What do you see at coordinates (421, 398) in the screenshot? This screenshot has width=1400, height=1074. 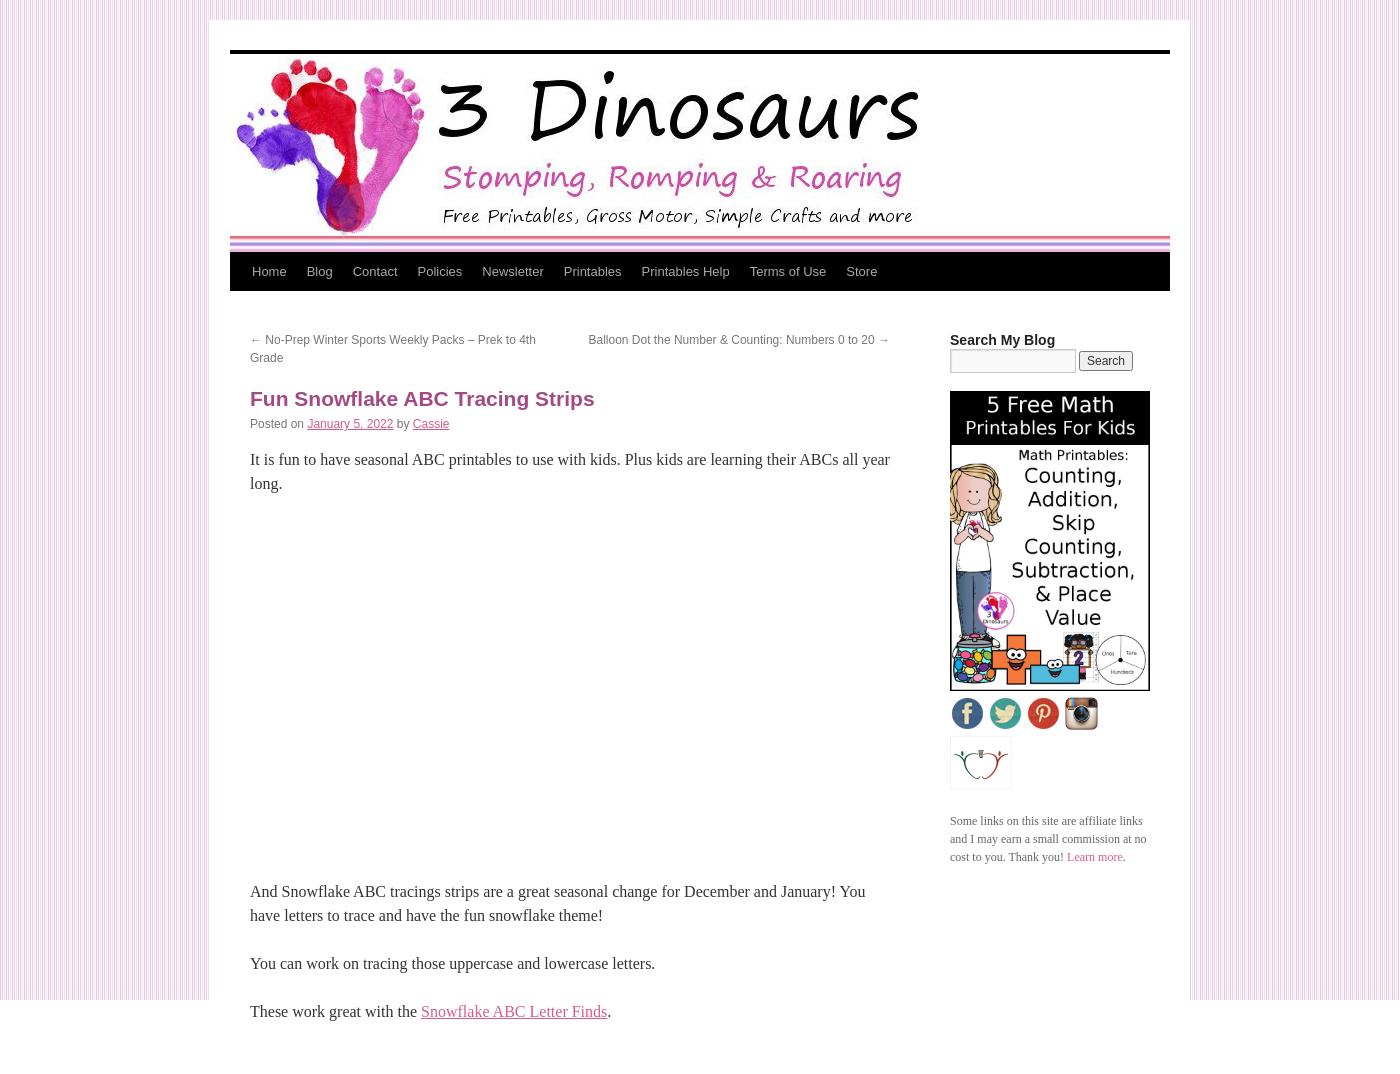 I see `'Fun Snowflake ABC Tracing Strips'` at bounding box center [421, 398].